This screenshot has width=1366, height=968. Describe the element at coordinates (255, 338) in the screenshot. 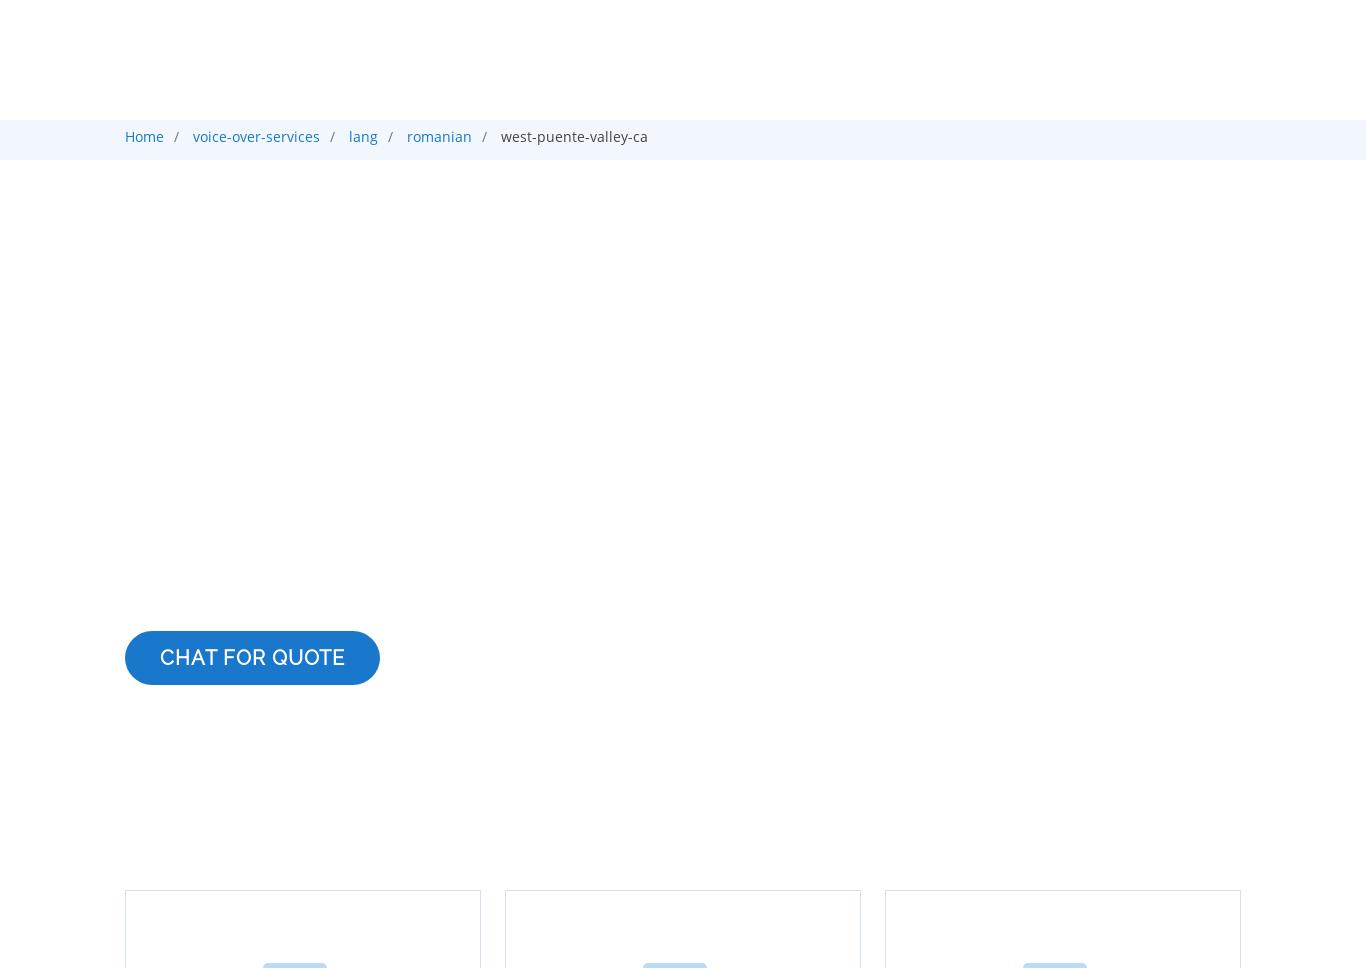

I see `'Italian'` at that location.